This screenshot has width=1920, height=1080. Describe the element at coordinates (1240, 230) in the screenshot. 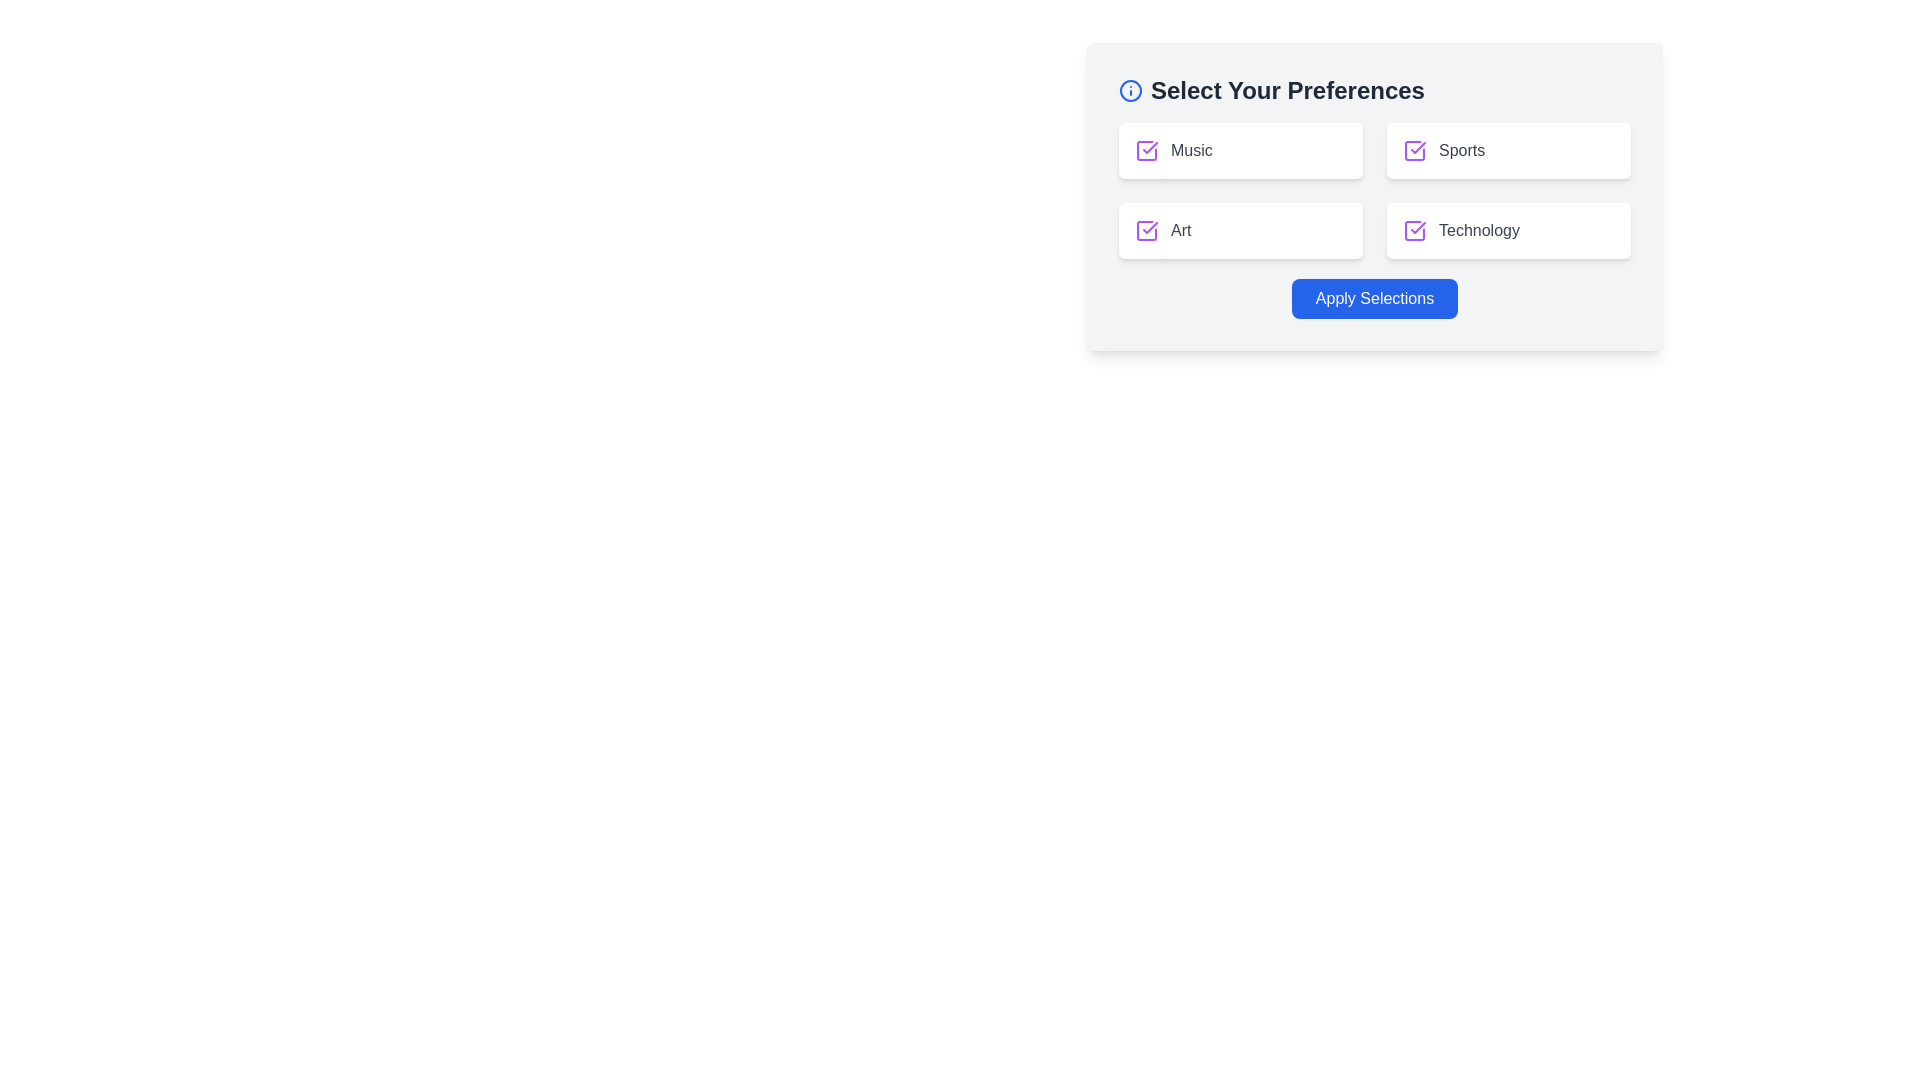

I see `the 'Art' checkbox element` at that location.